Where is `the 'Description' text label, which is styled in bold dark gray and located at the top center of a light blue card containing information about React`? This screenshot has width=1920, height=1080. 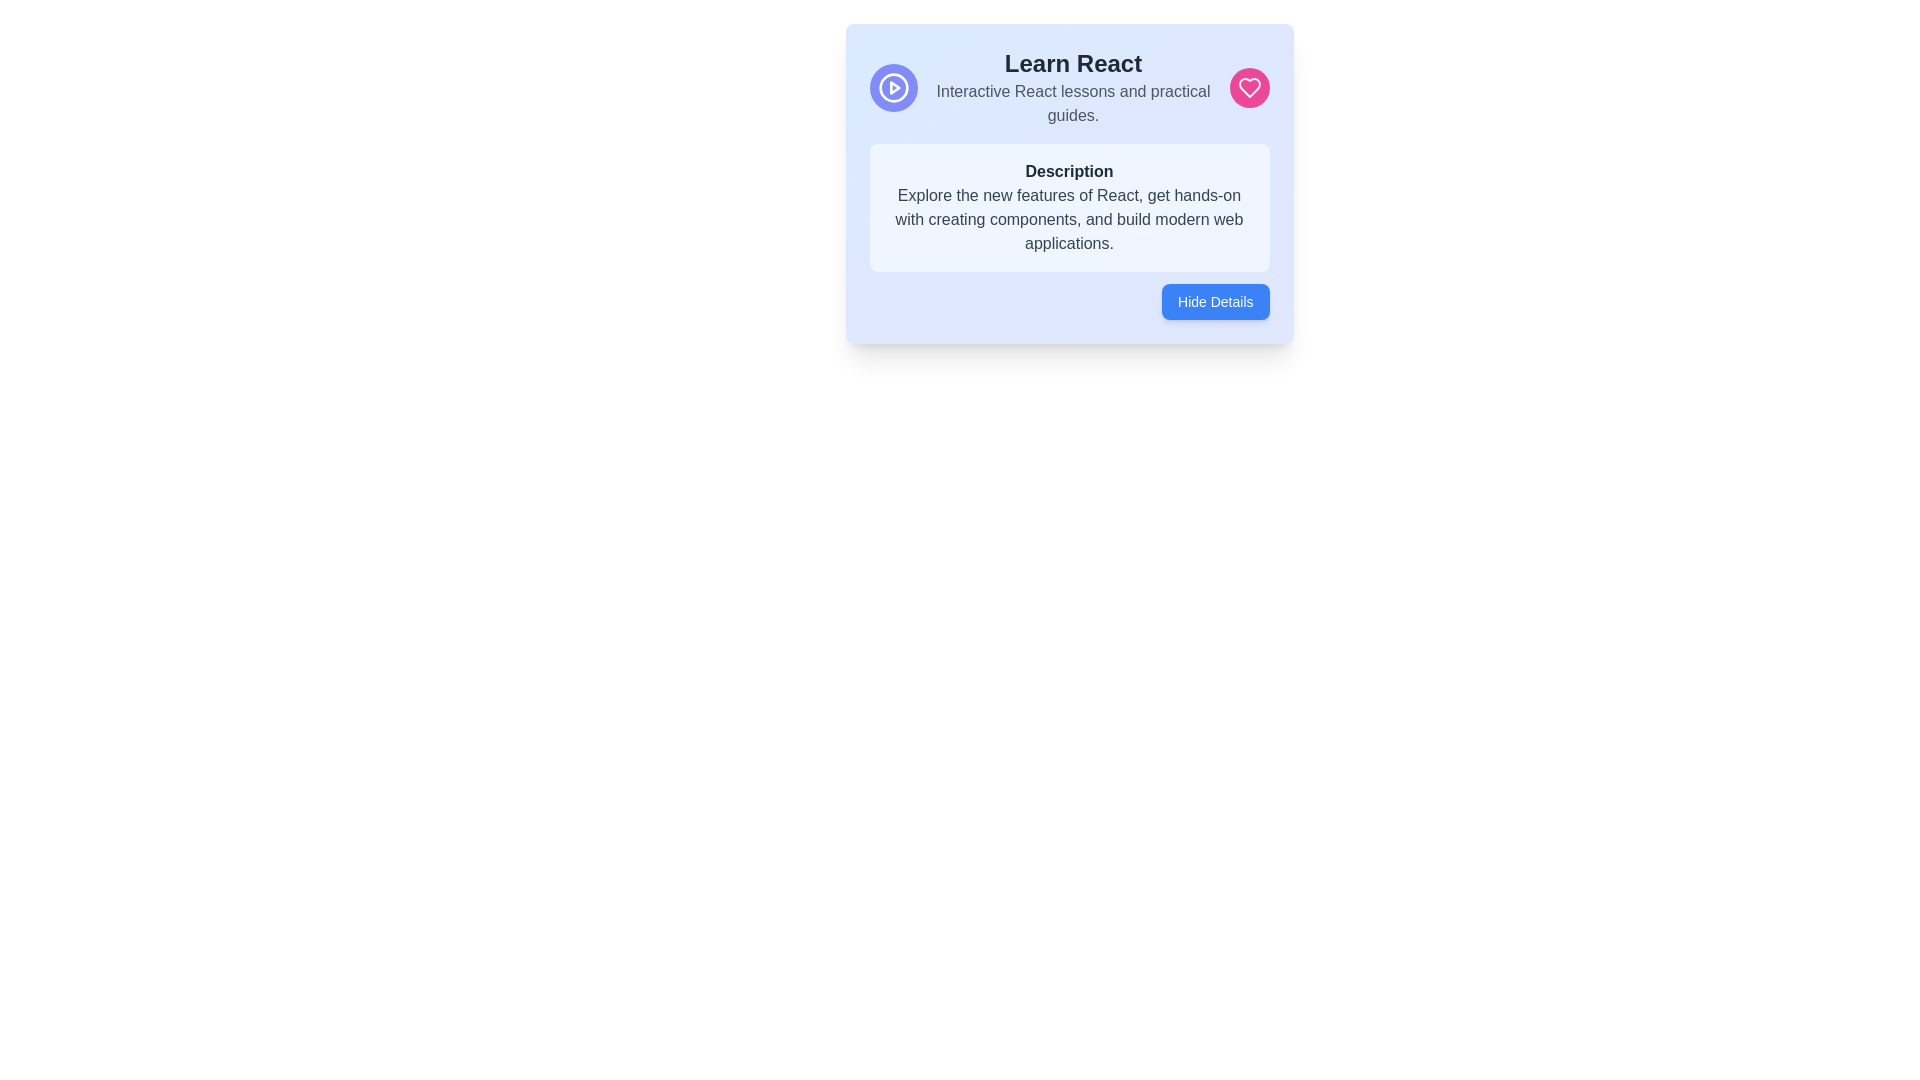 the 'Description' text label, which is styled in bold dark gray and located at the top center of a light blue card containing information about React is located at coordinates (1068, 171).